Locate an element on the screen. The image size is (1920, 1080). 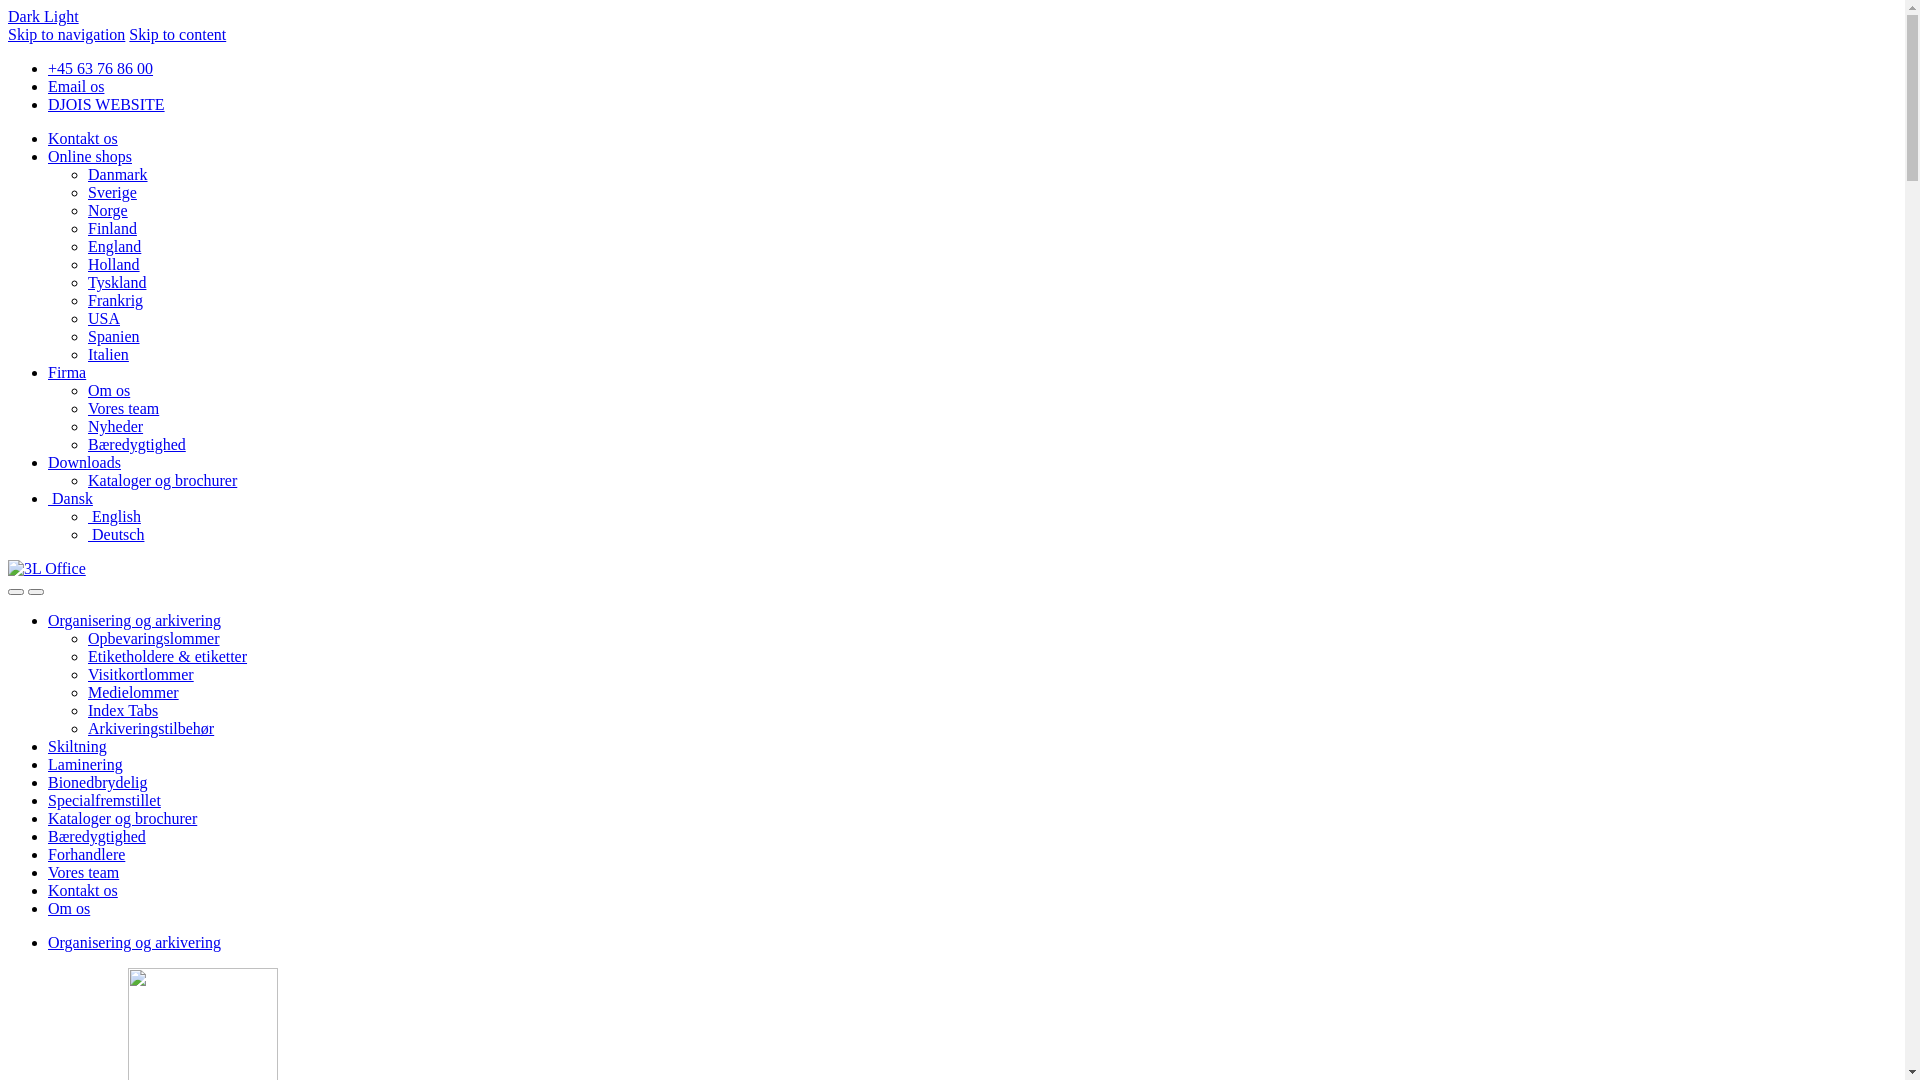
'Nyheder' is located at coordinates (114, 425).